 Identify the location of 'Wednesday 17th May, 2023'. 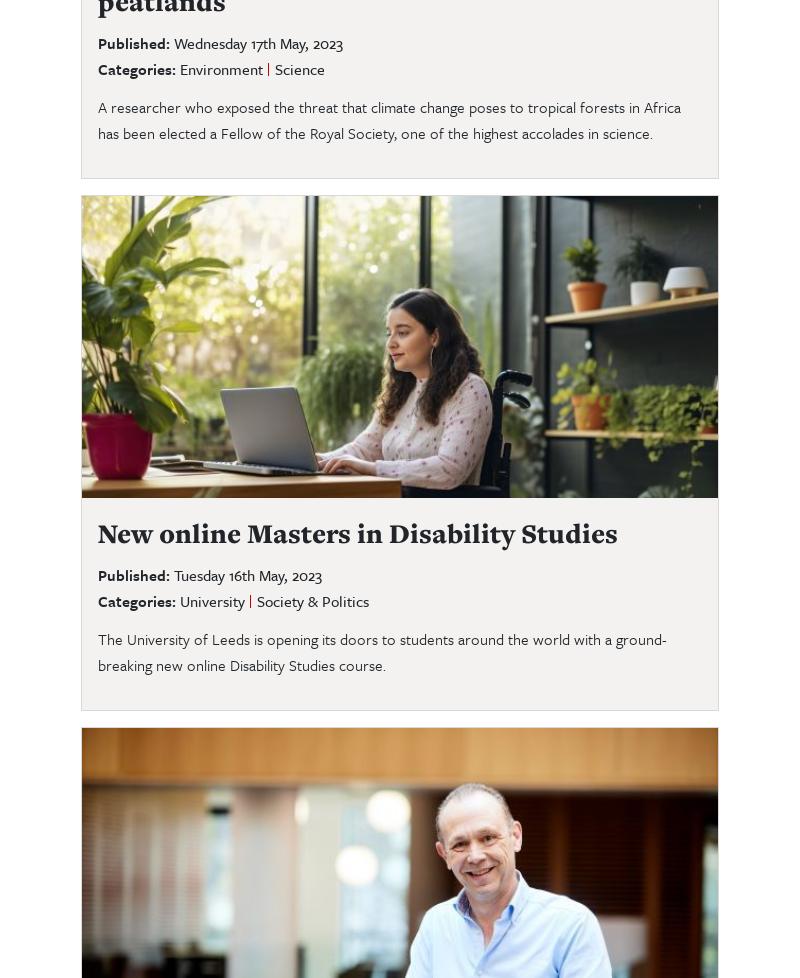
(257, 41).